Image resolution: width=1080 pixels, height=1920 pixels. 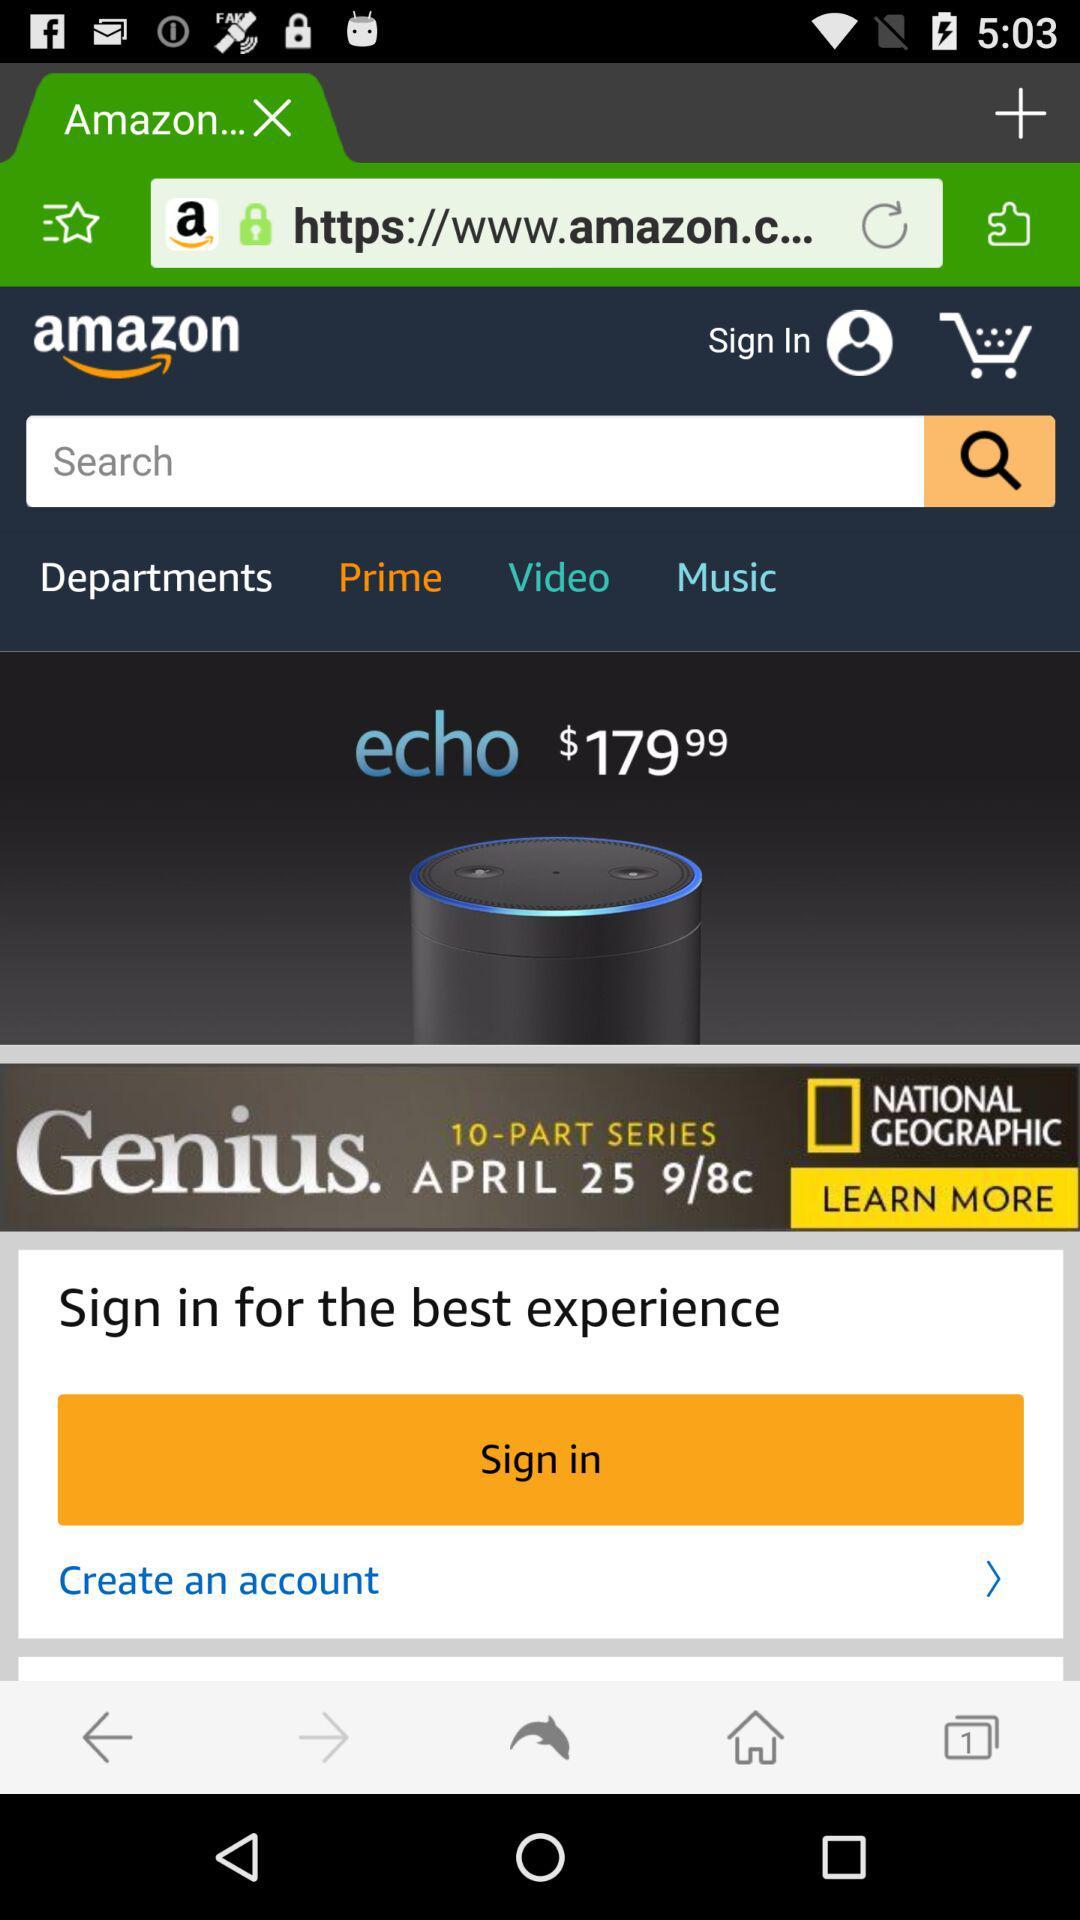 What do you see at coordinates (1017, 111) in the screenshot?
I see `tab` at bounding box center [1017, 111].